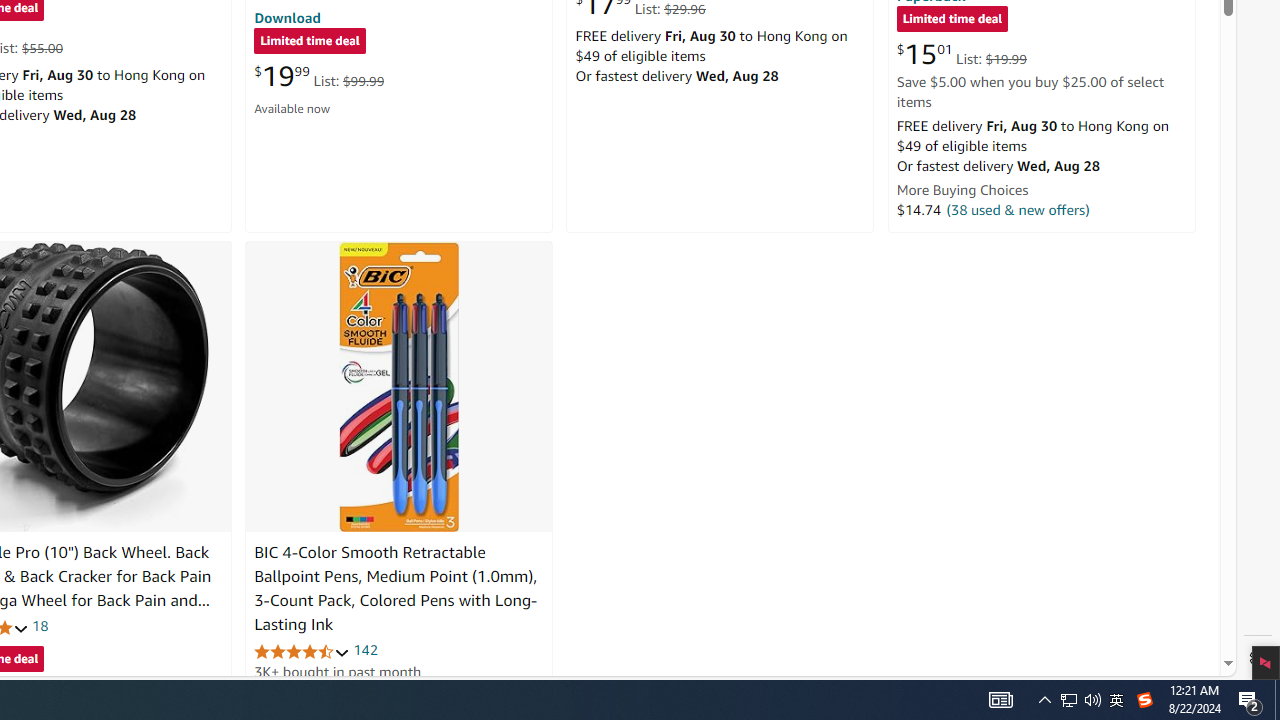 The width and height of the screenshot is (1280, 720). Describe the element at coordinates (1257, 658) in the screenshot. I see `'Settings'` at that location.